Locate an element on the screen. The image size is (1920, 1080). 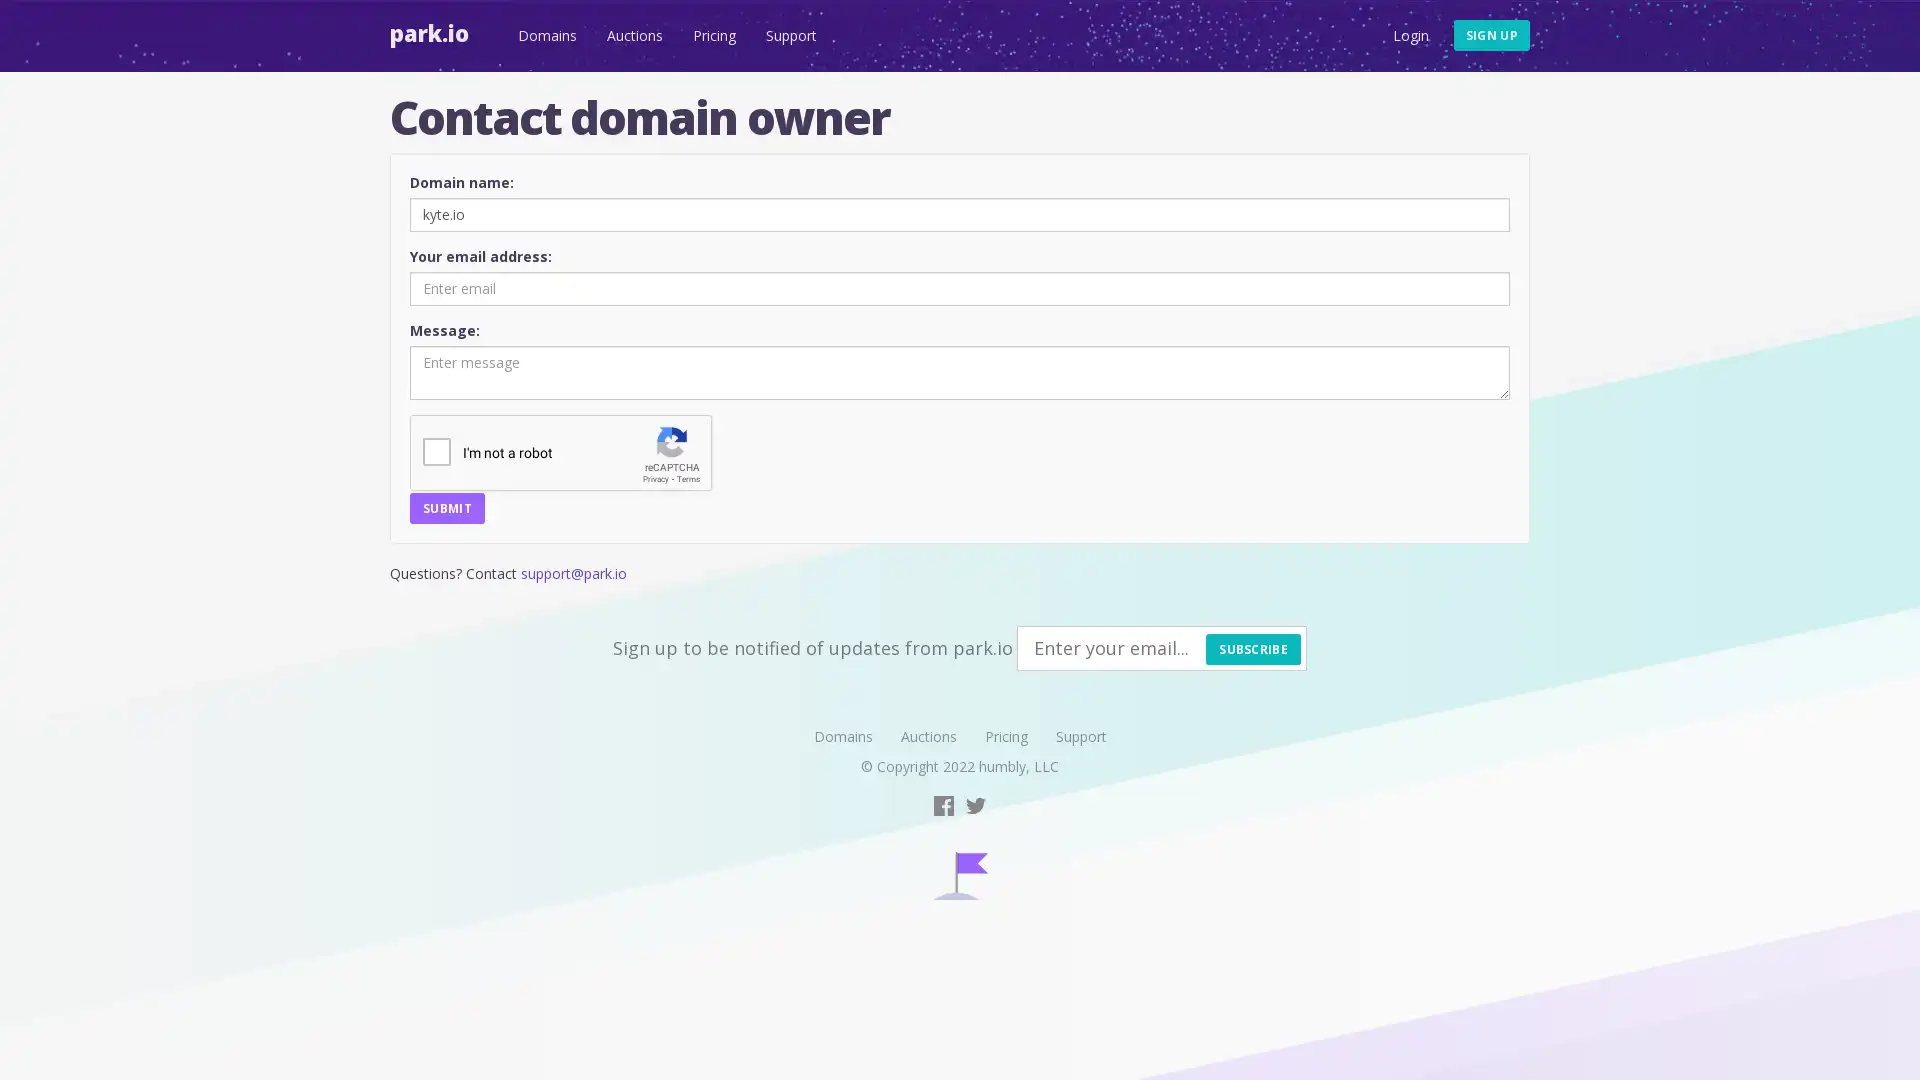
SUBSCRIBE is located at coordinates (1252, 648).